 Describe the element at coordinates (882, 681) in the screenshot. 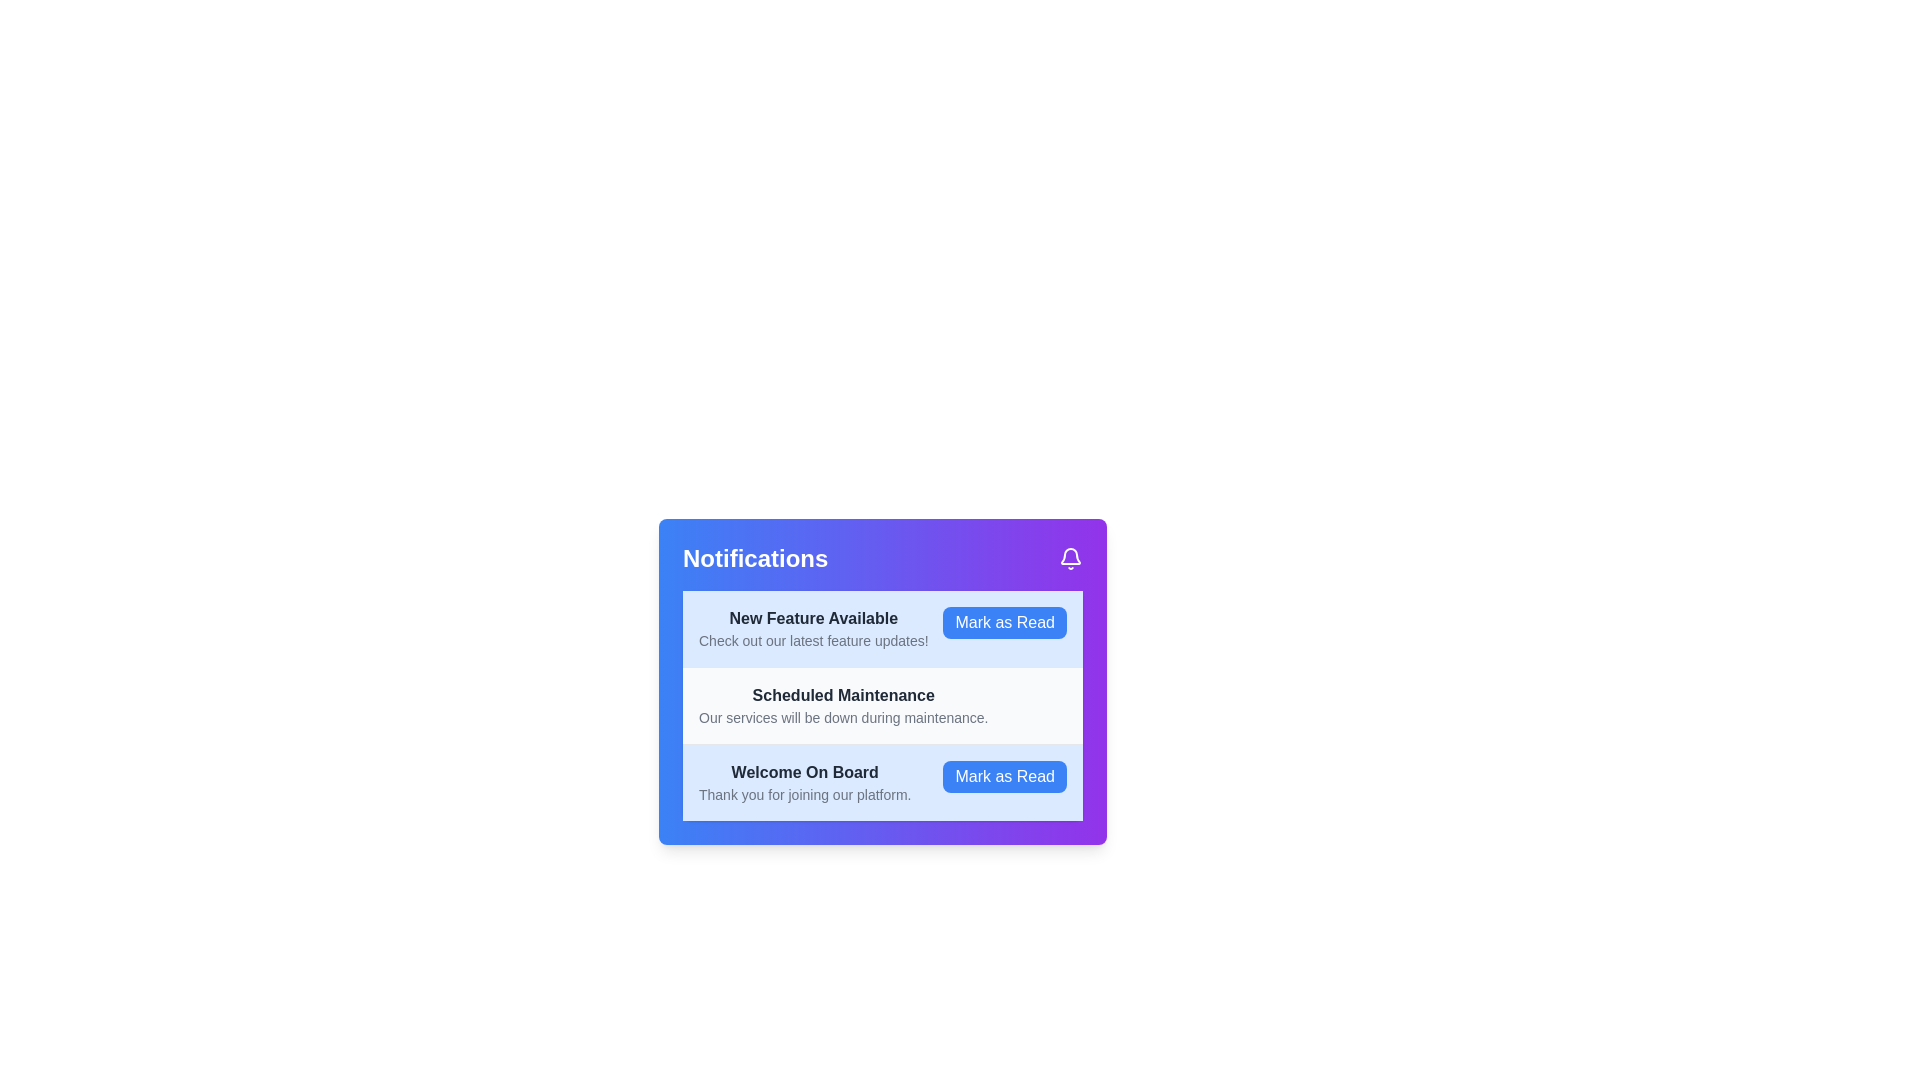

I see `the second notification item in the vertically stacked list` at that location.